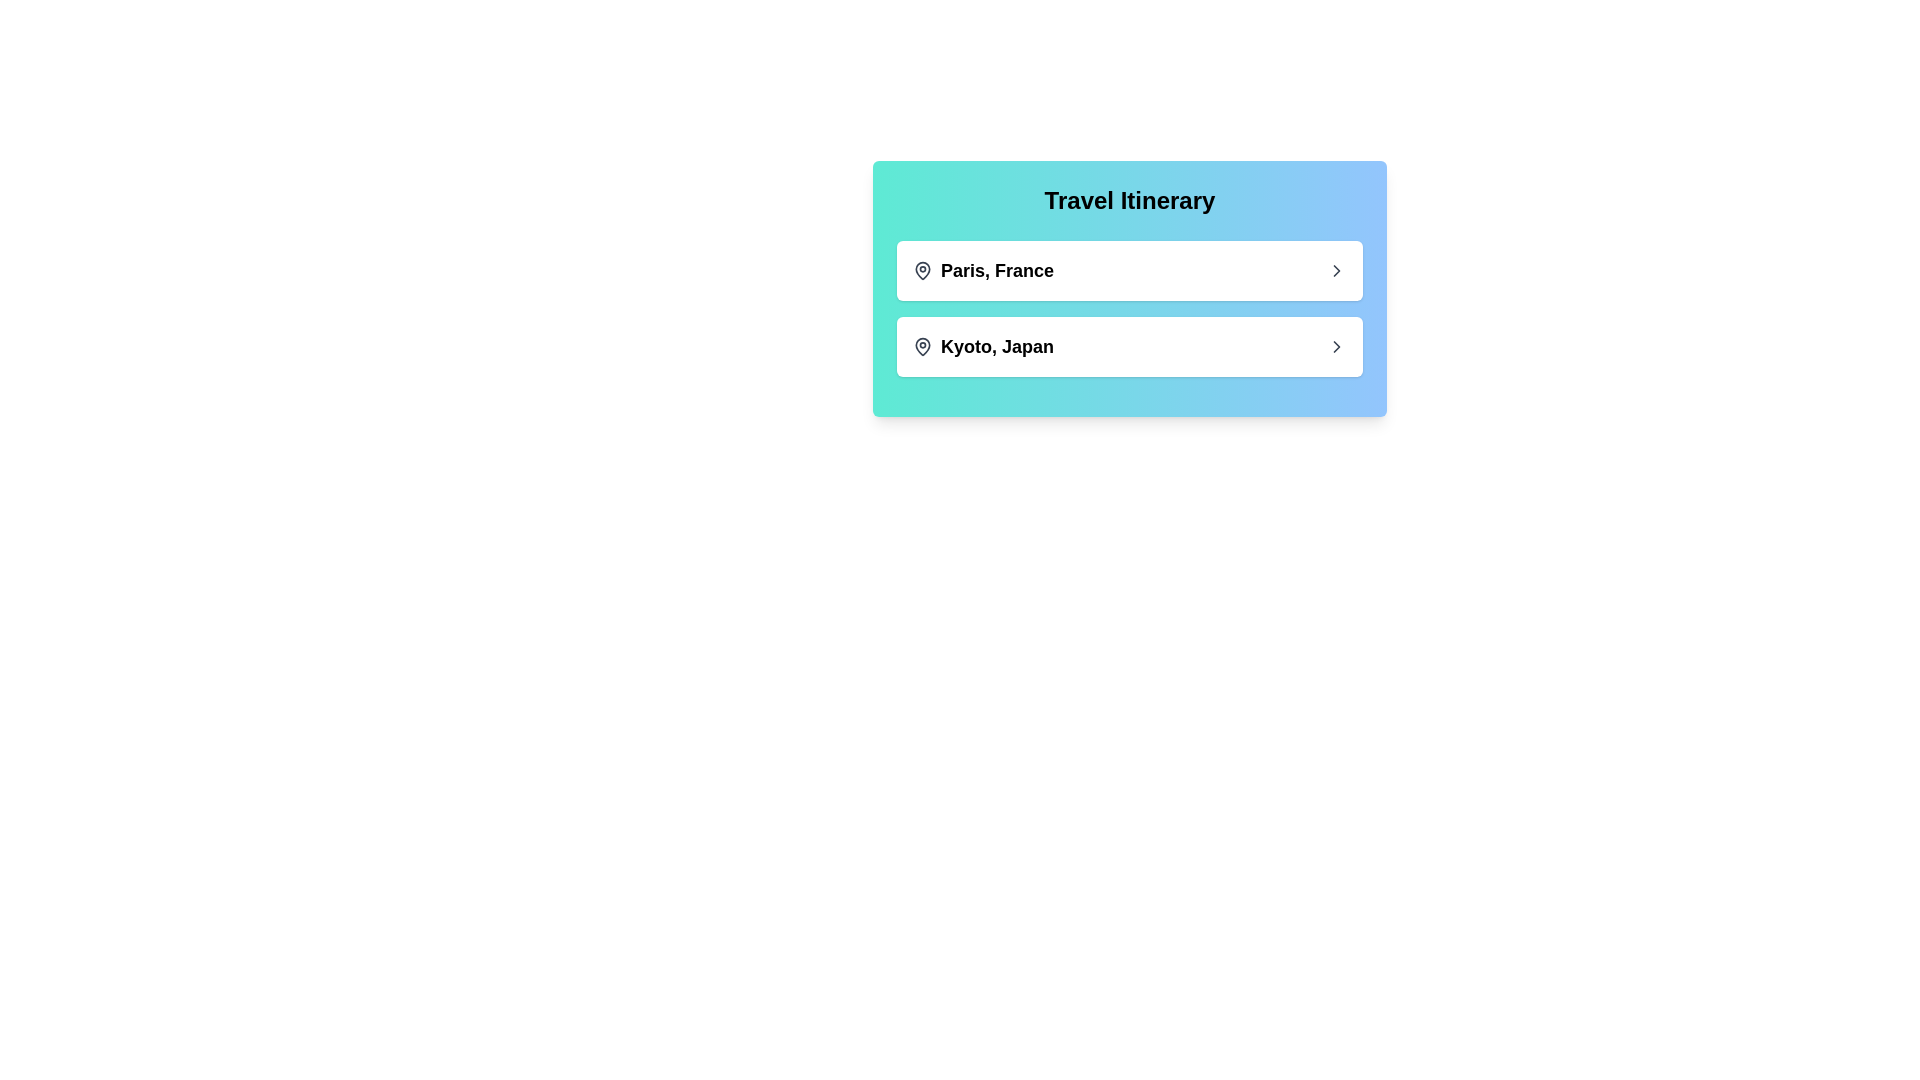 The width and height of the screenshot is (1920, 1080). What do you see at coordinates (1337, 270) in the screenshot?
I see `the chevron icon button, which is a thin-stroke rightward arrow located at the far right of the entry displaying 'Paris, France'` at bounding box center [1337, 270].